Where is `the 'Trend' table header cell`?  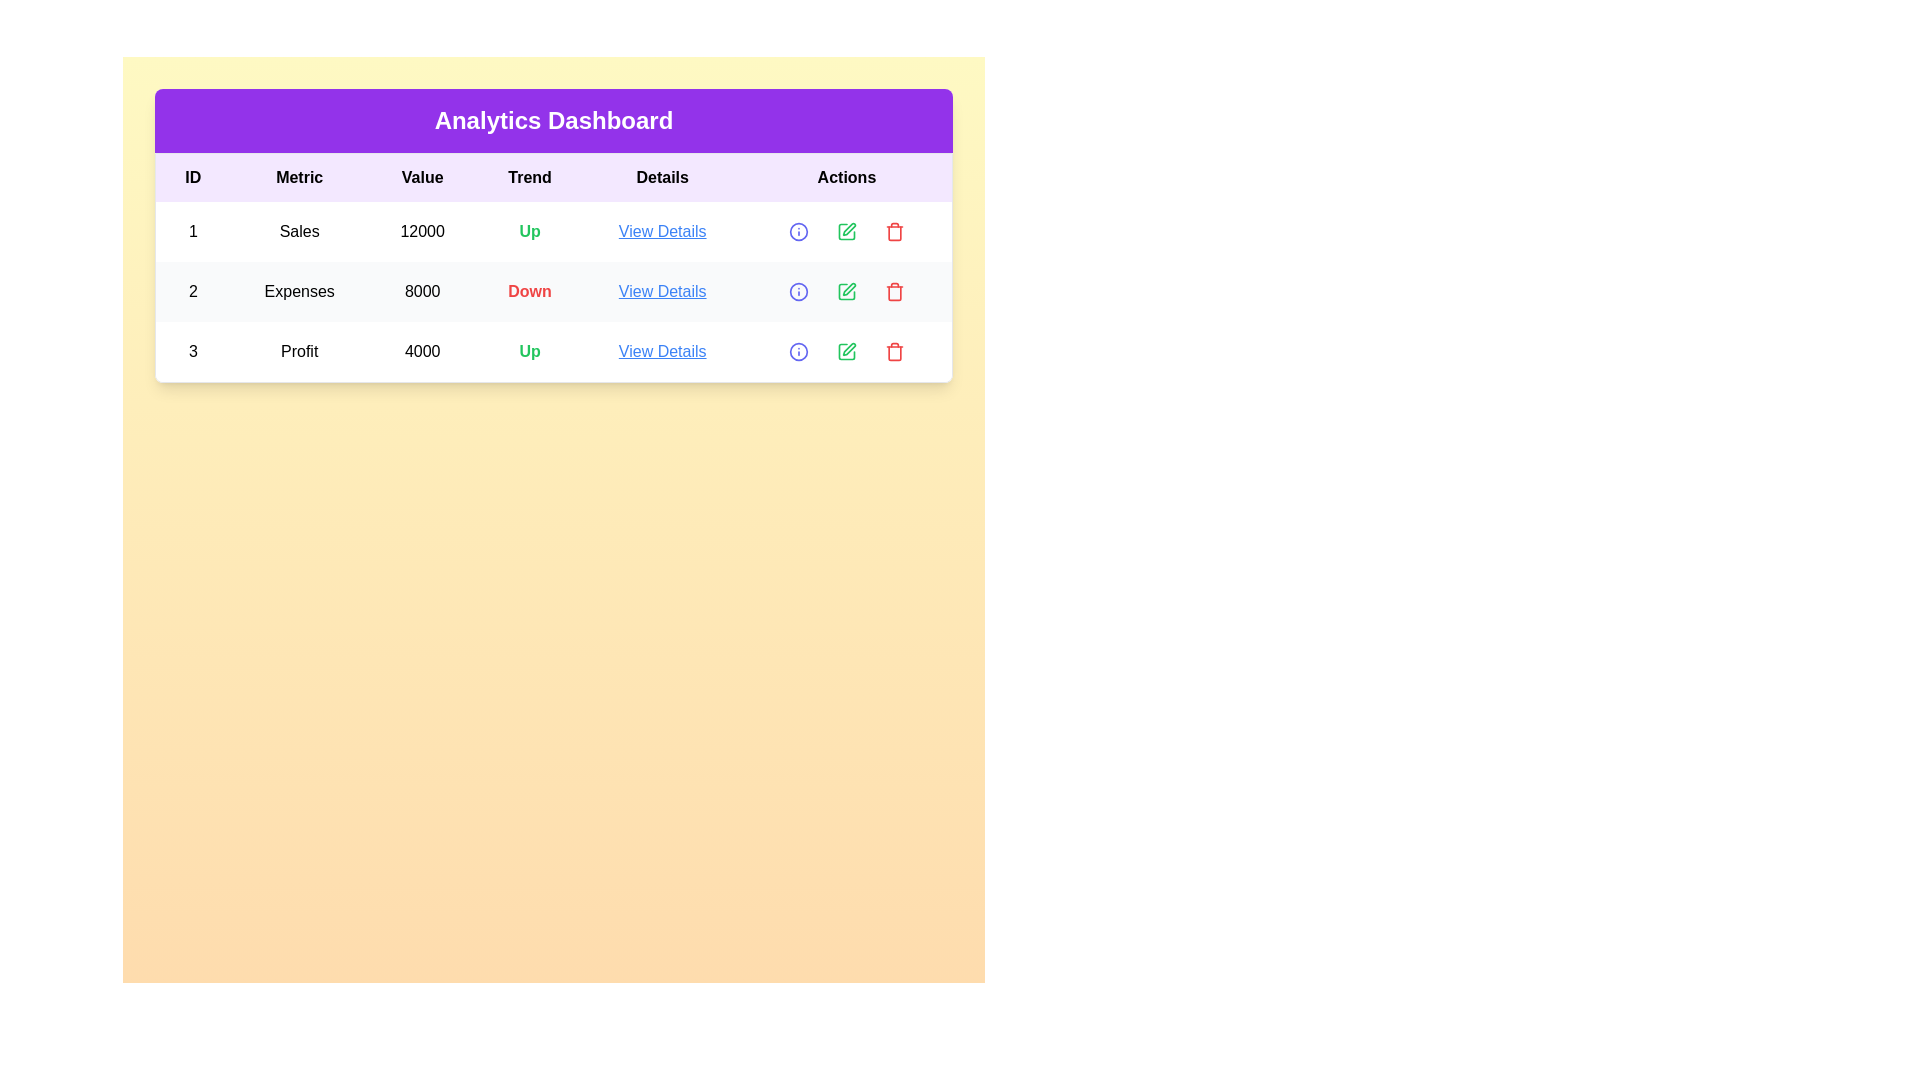 the 'Trend' table header cell is located at coordinates (530, 176).